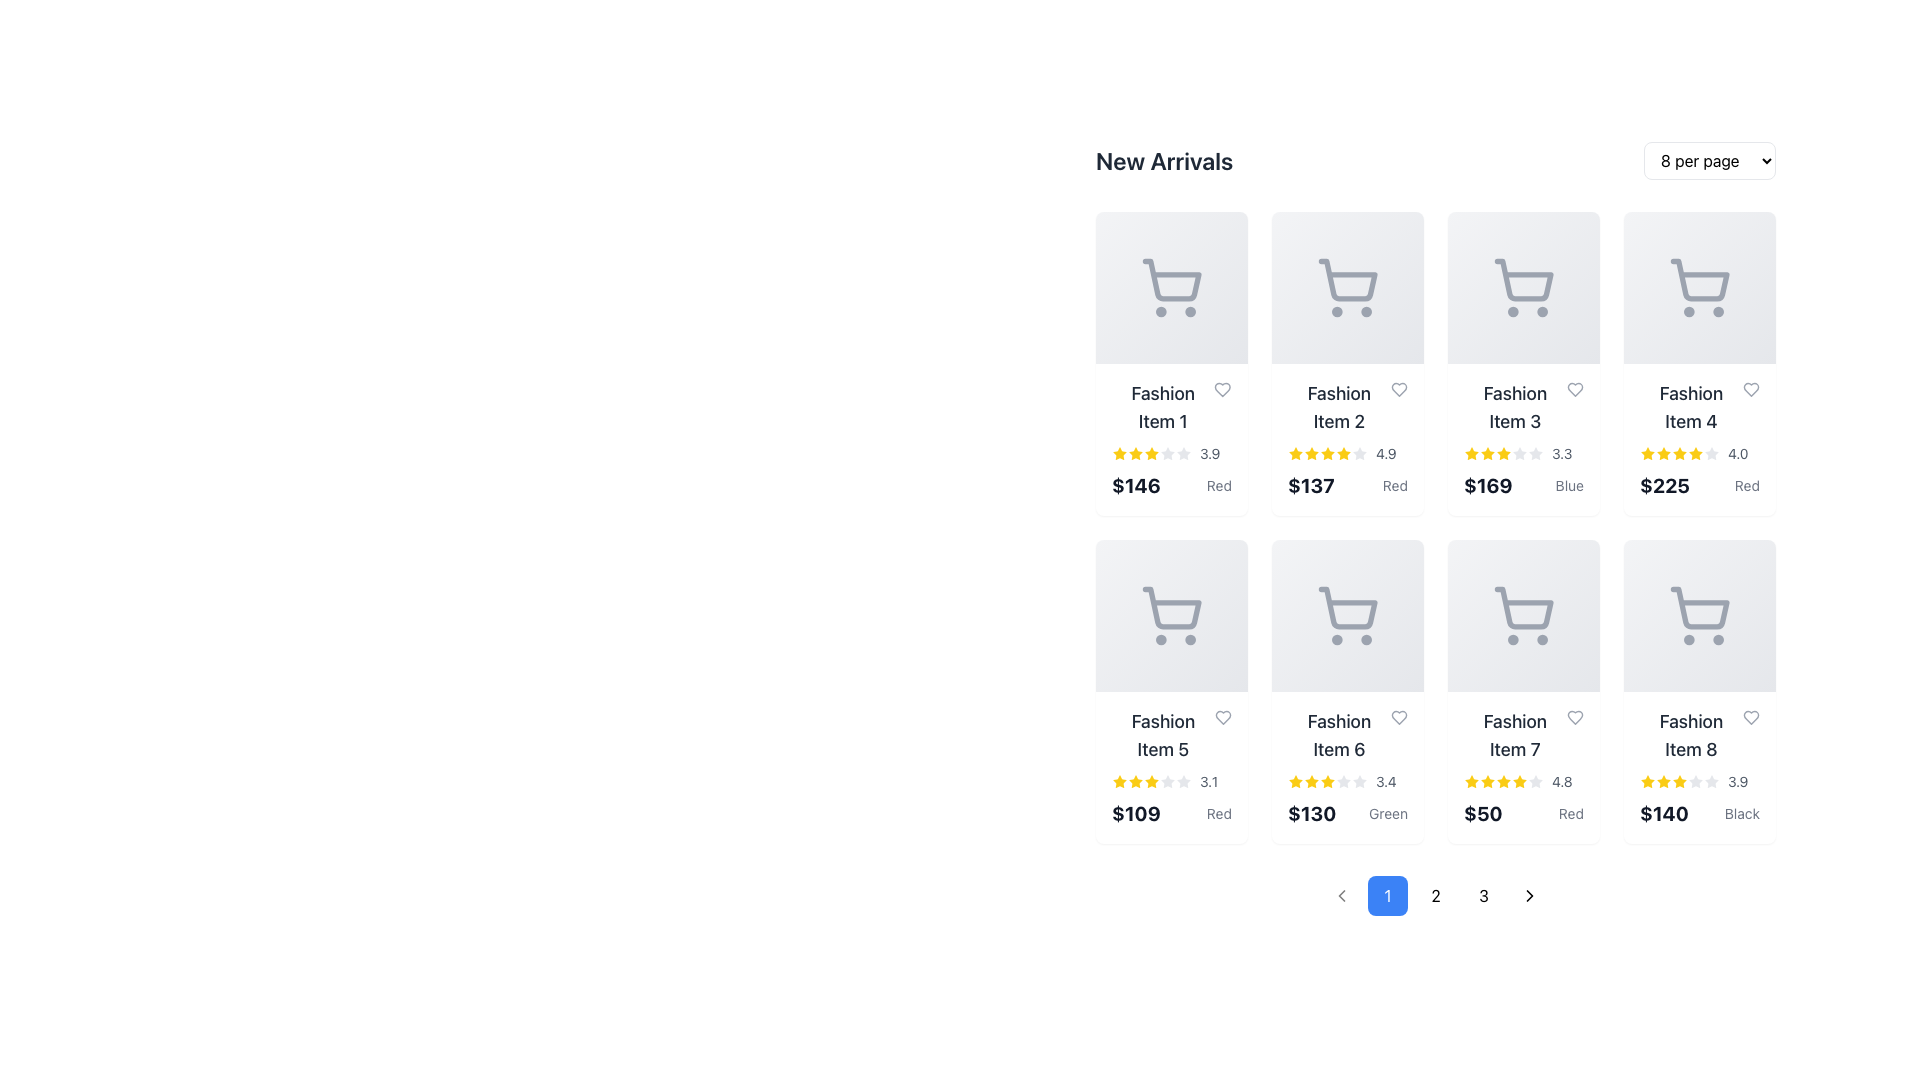  Describe the element at coordinates (1698, 615) in the screenshot. I see `the icon in the card labeled 'Fashion Item 8'` at that location.